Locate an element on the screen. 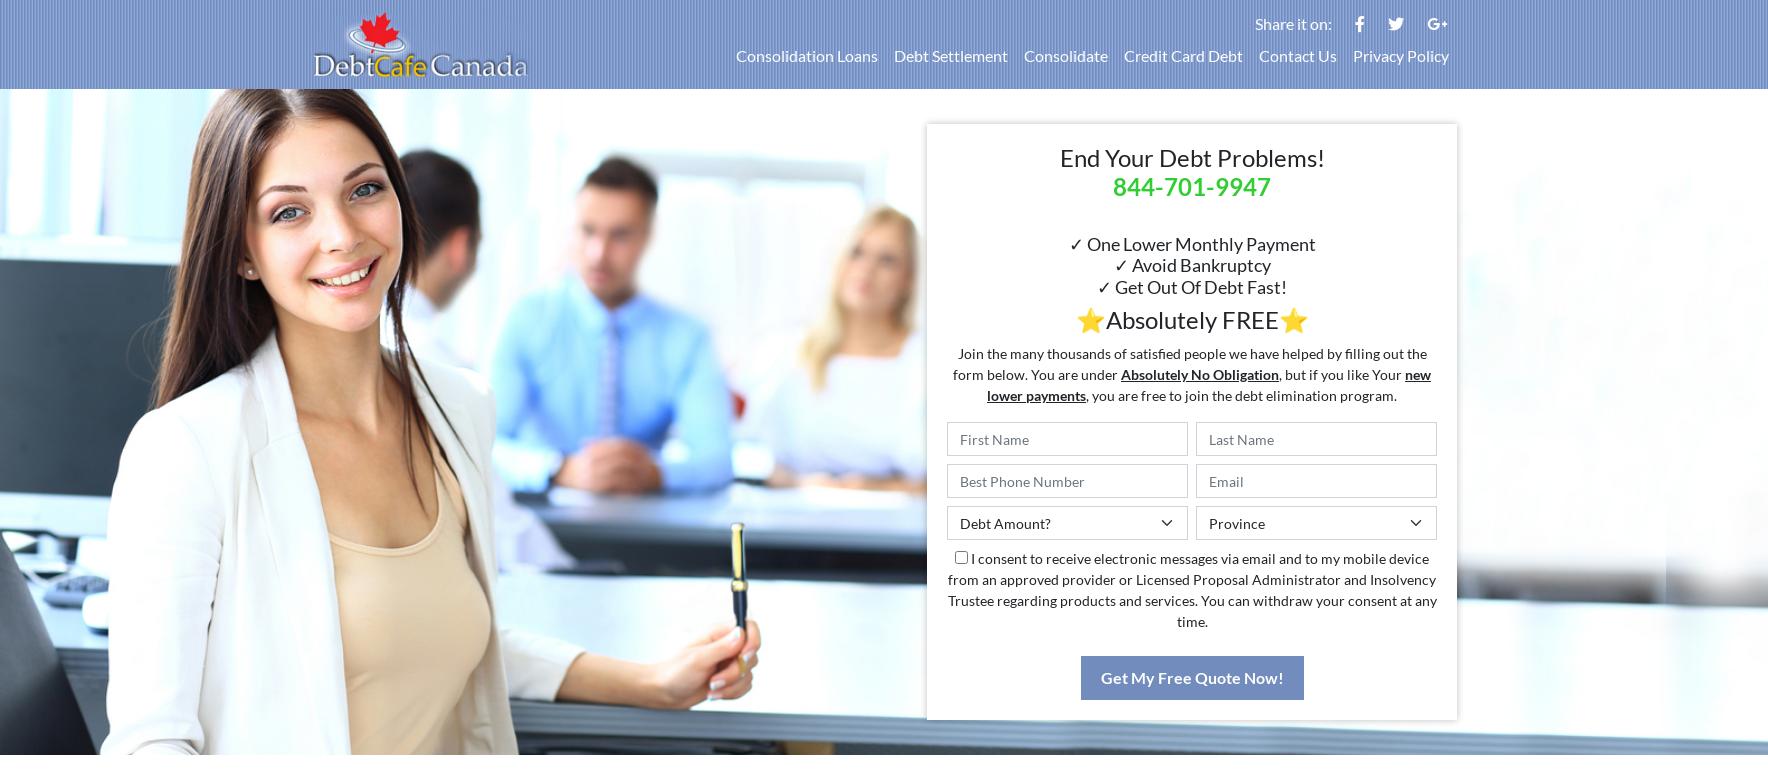 Image resolution: width=1768 pixels, height=770 pixels. 'Strictly Confidential' is located at coordinates (786, 699).